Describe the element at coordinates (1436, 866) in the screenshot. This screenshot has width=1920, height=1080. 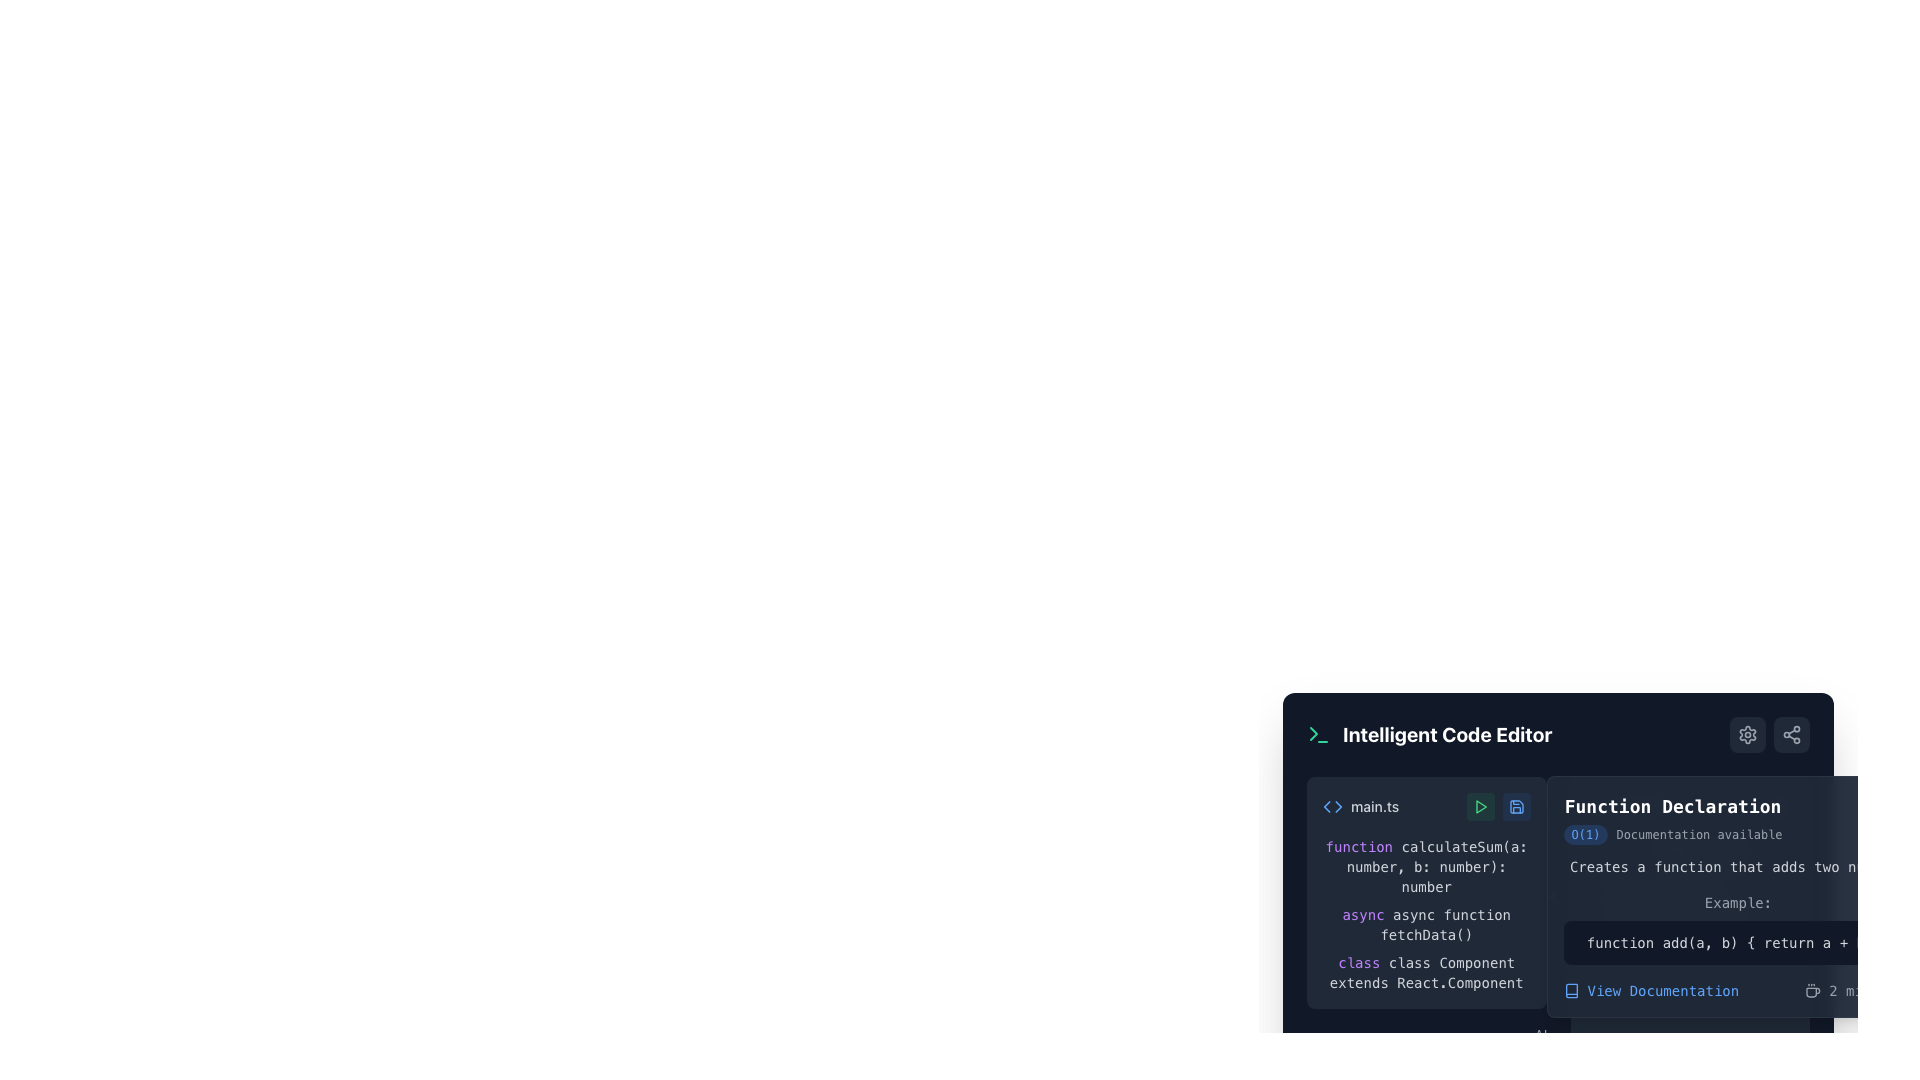
I see `the text string displaying the TypeScript function signature 'calculateSum(a: number, b: number): number' within the code editor interface, which is styled in light gray and positioned next to the purple-highlighted 'function' keyword` at that location.